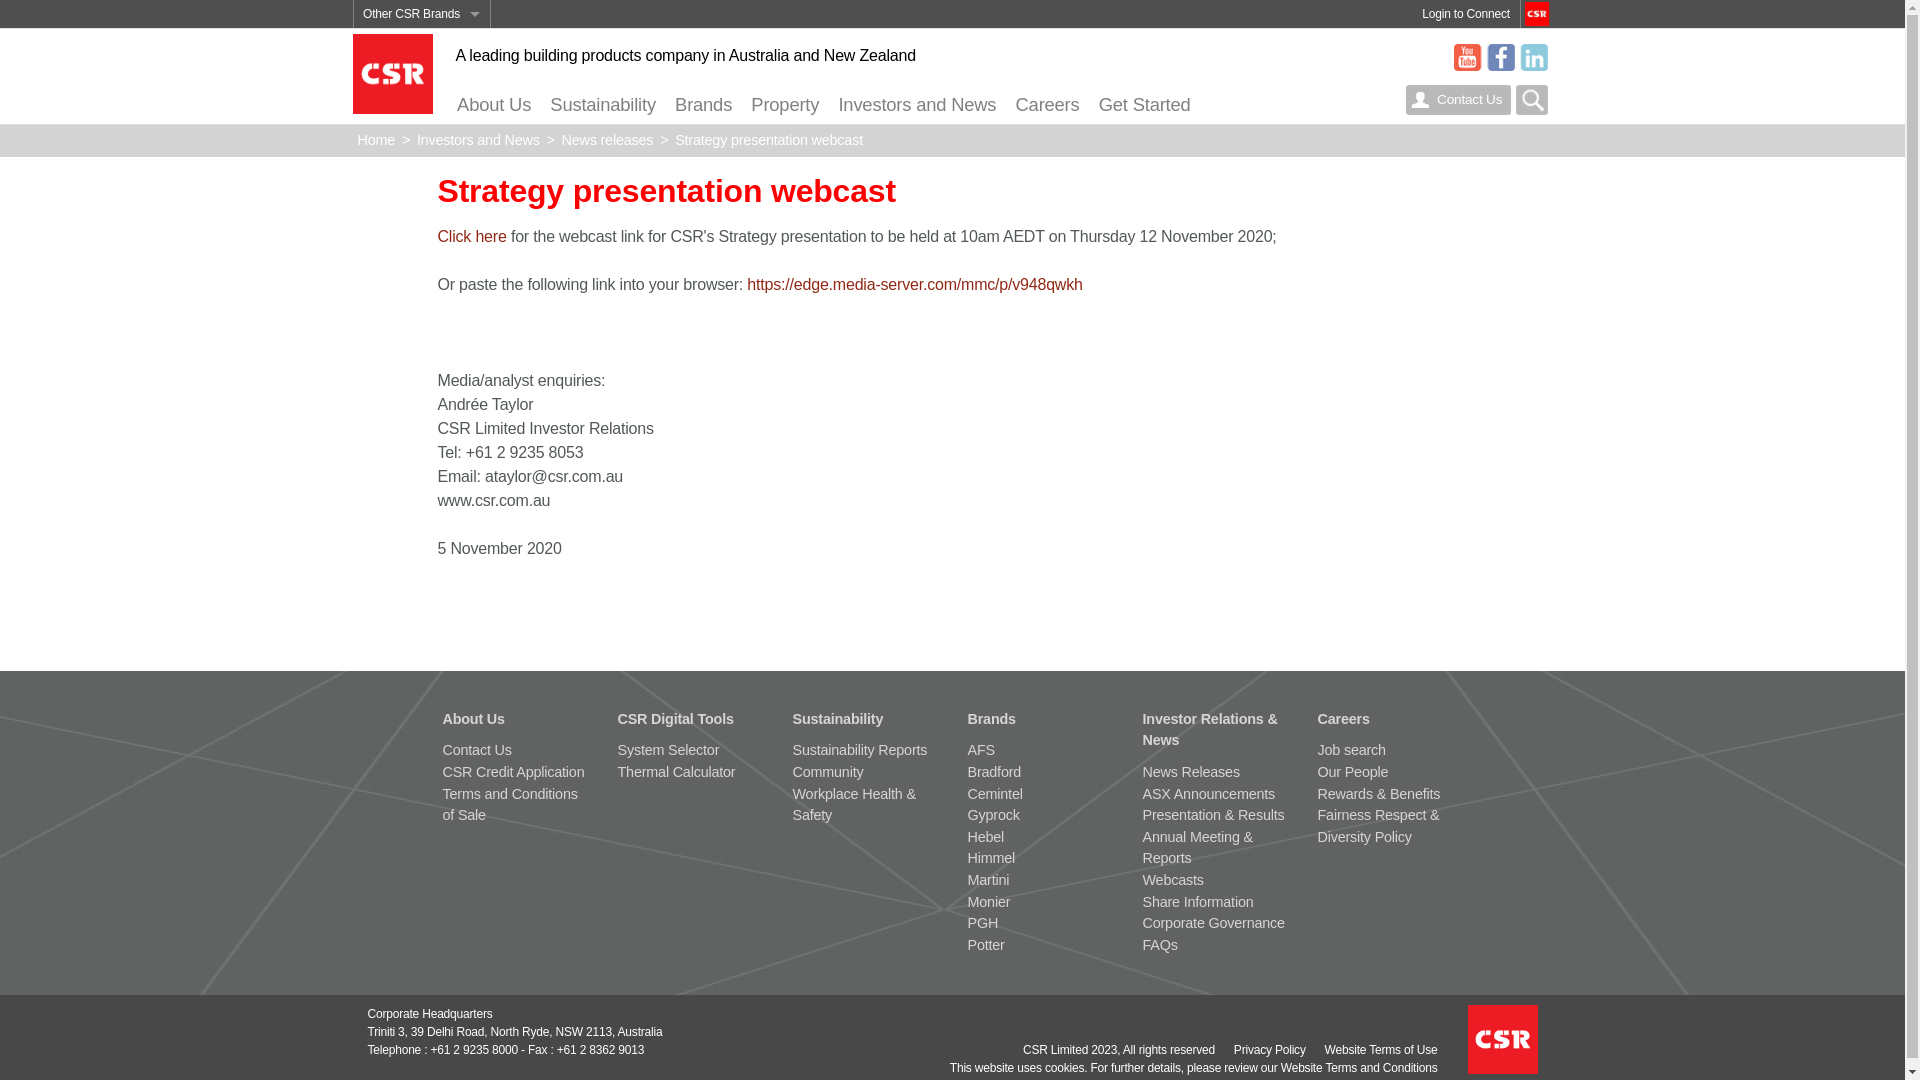  I want to click on 'Corporate Governance', so click(1212, 922).